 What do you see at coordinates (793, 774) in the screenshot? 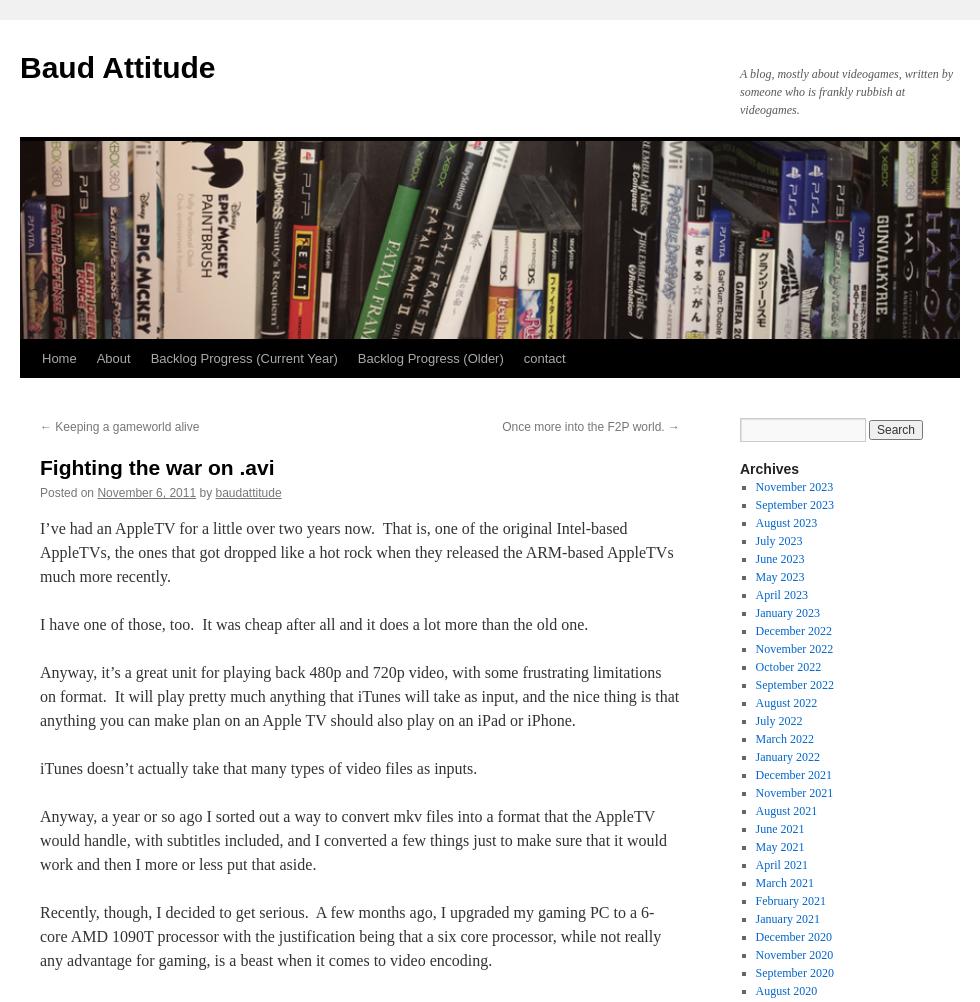
I see `'December 2021'` at bounding box center [793, 774].